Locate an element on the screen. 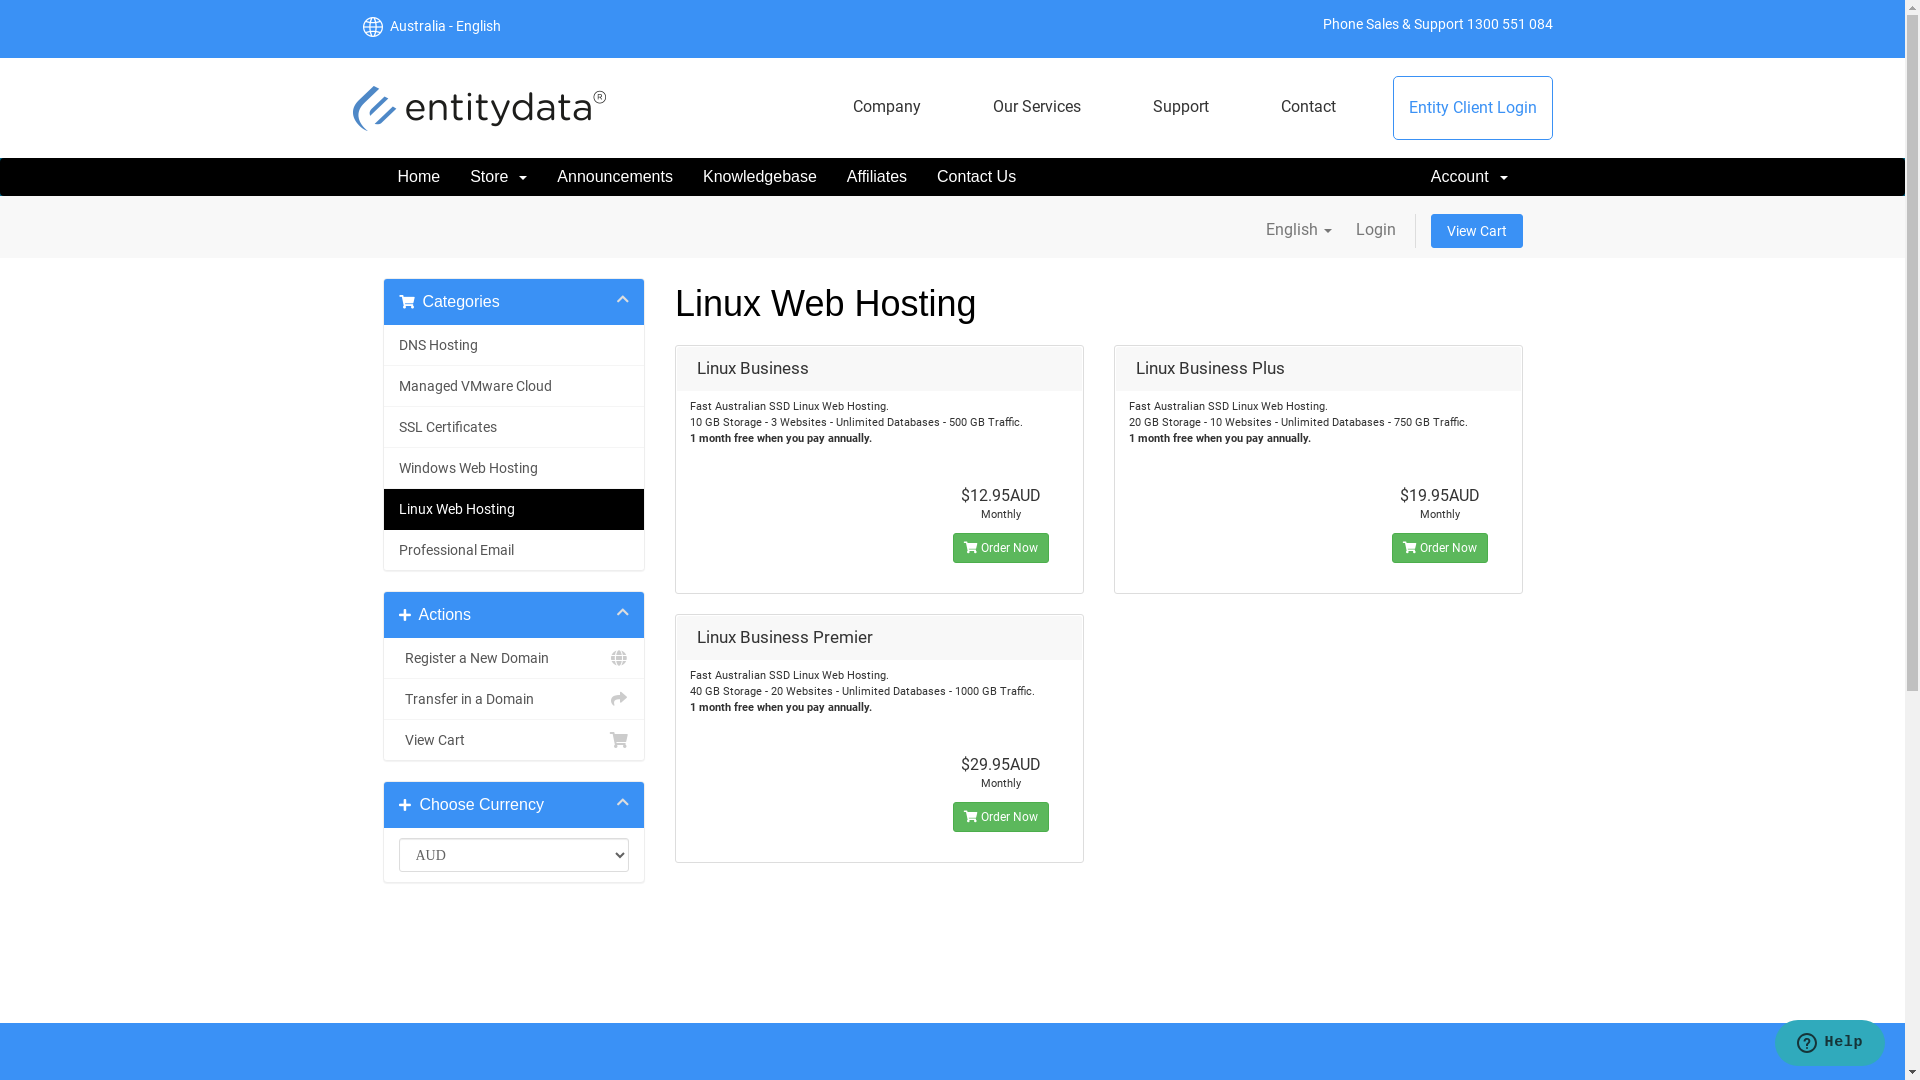  'Contact' is located at coordinates (1265, 107).